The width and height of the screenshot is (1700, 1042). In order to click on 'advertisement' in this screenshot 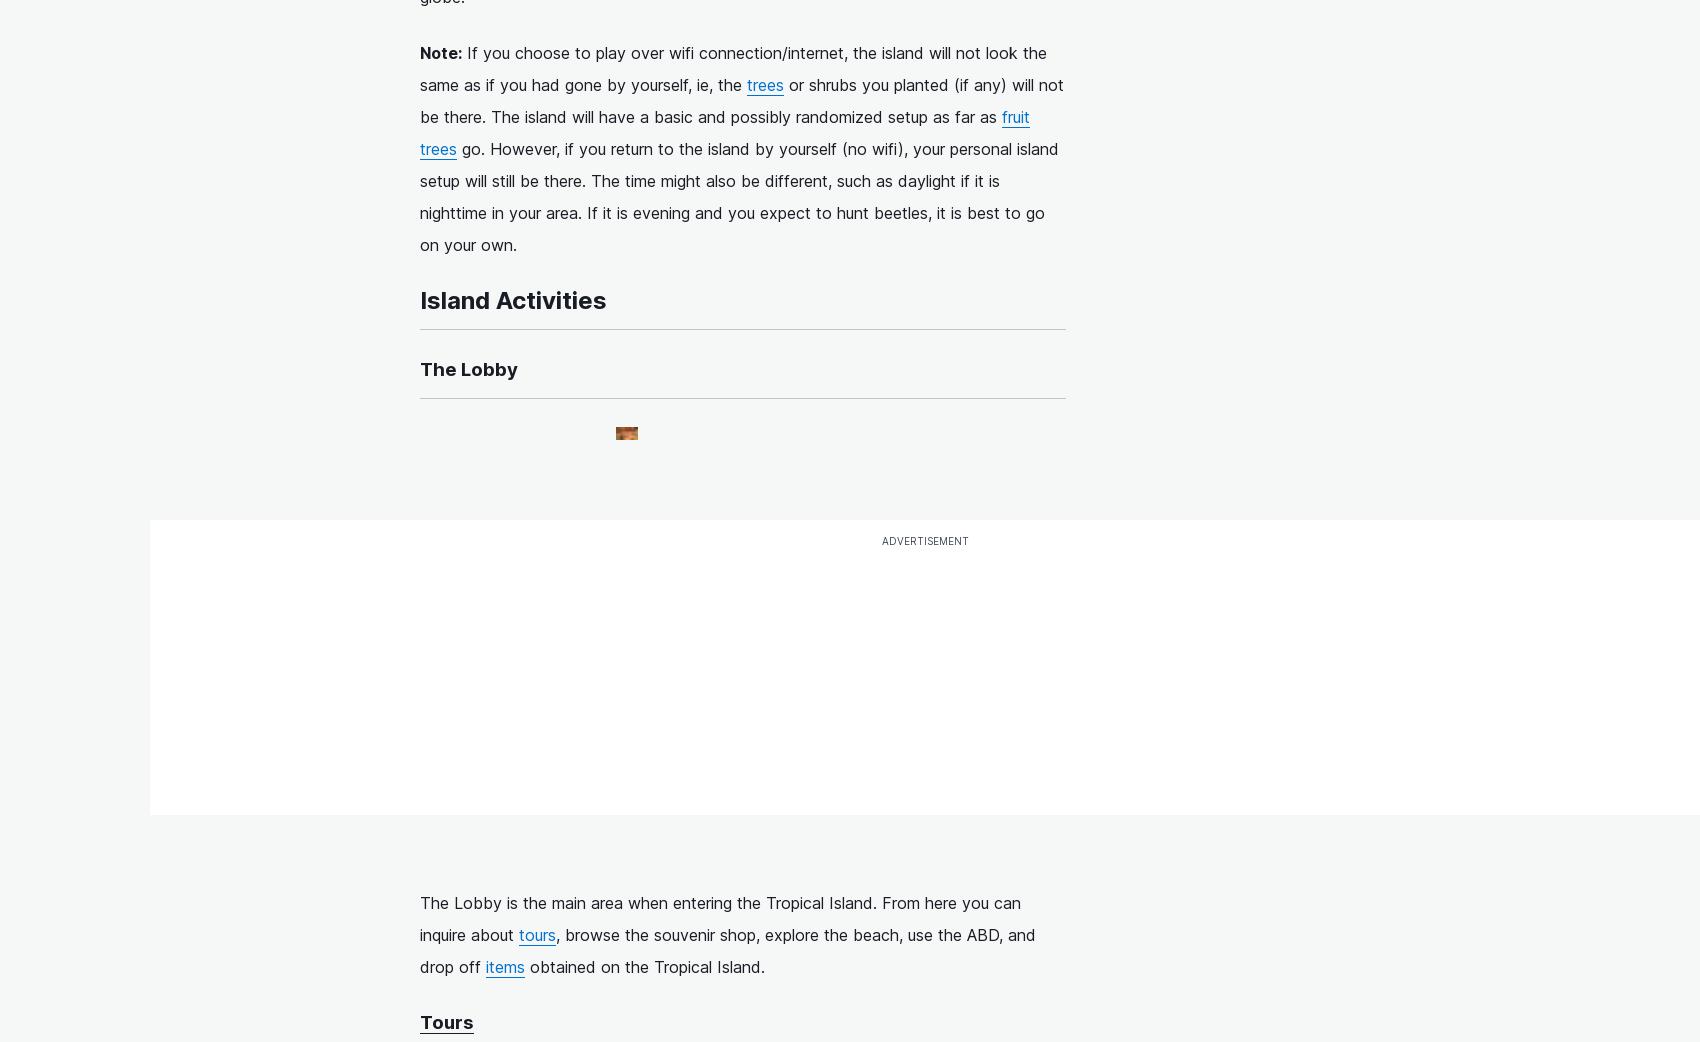, I will do `click(924, 538)`.